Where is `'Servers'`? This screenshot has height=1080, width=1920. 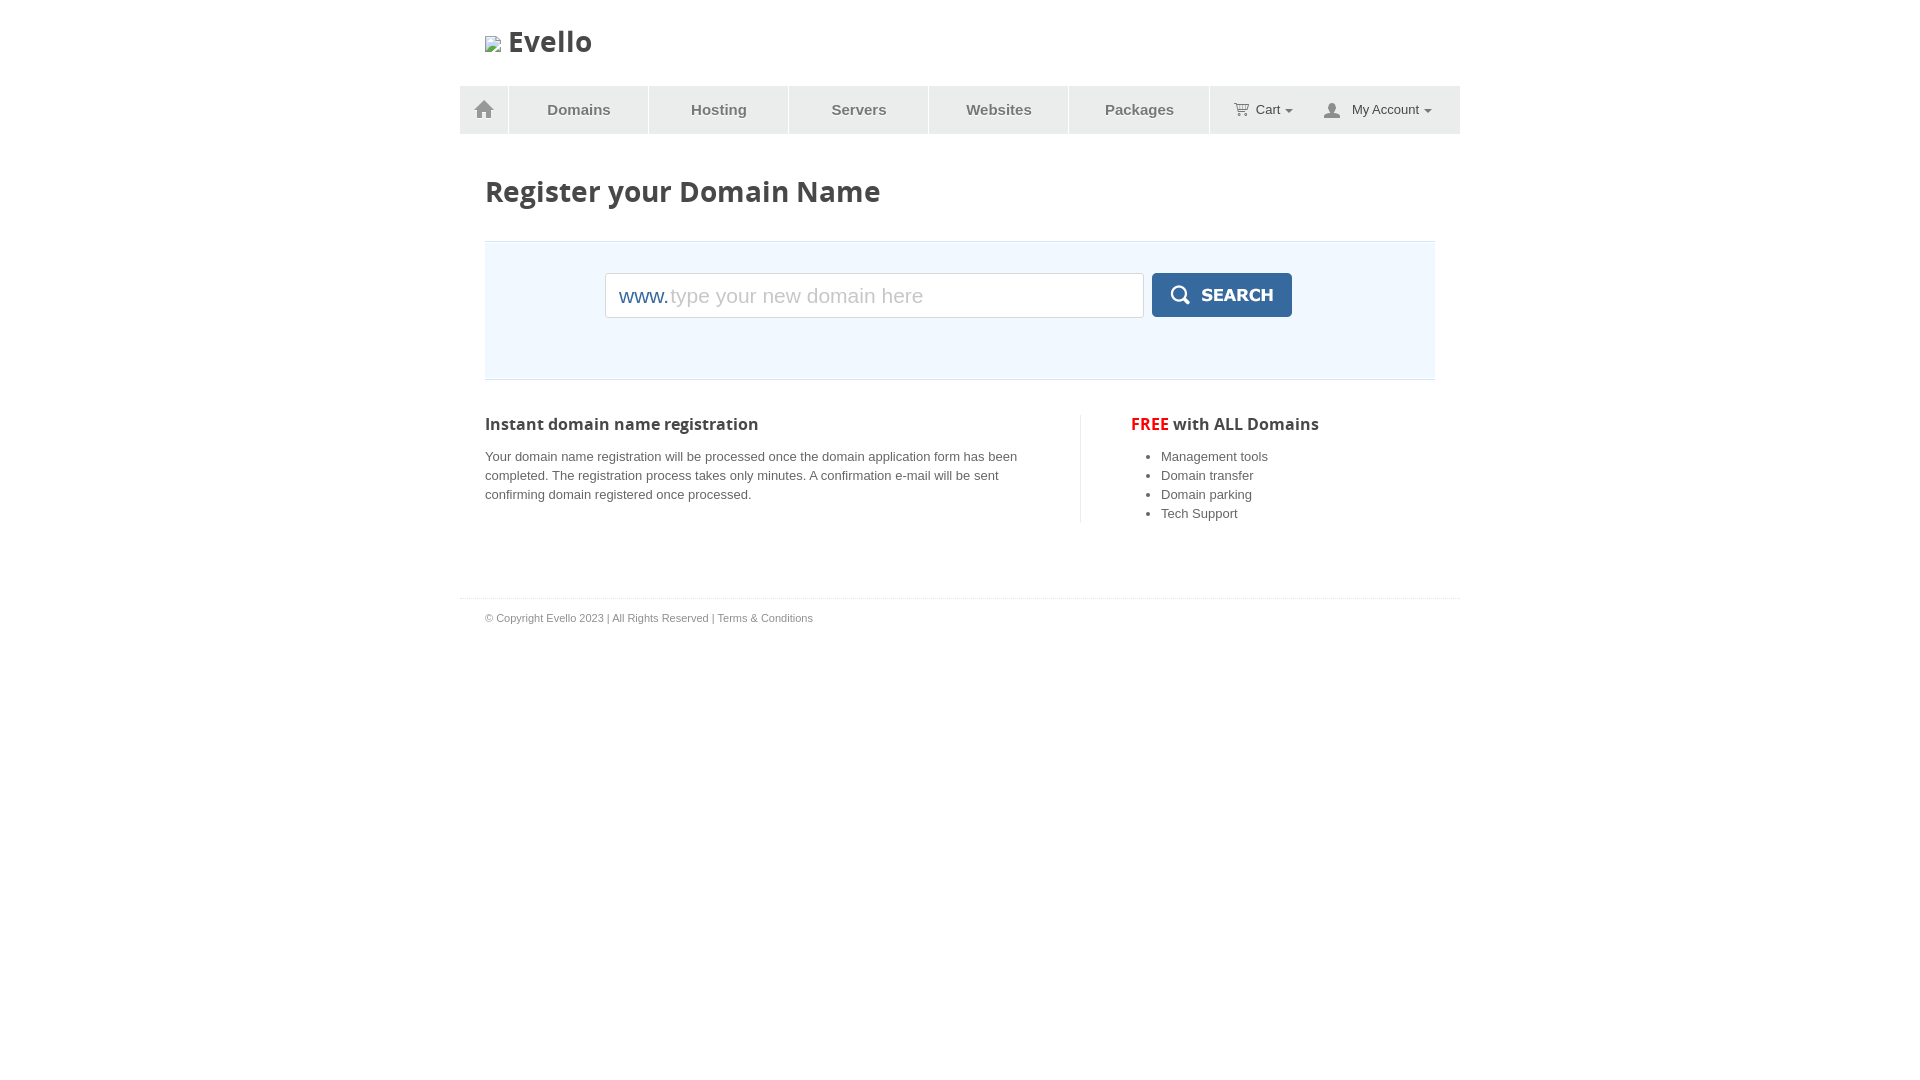 'Servers' is located at coordinates (859, 110).